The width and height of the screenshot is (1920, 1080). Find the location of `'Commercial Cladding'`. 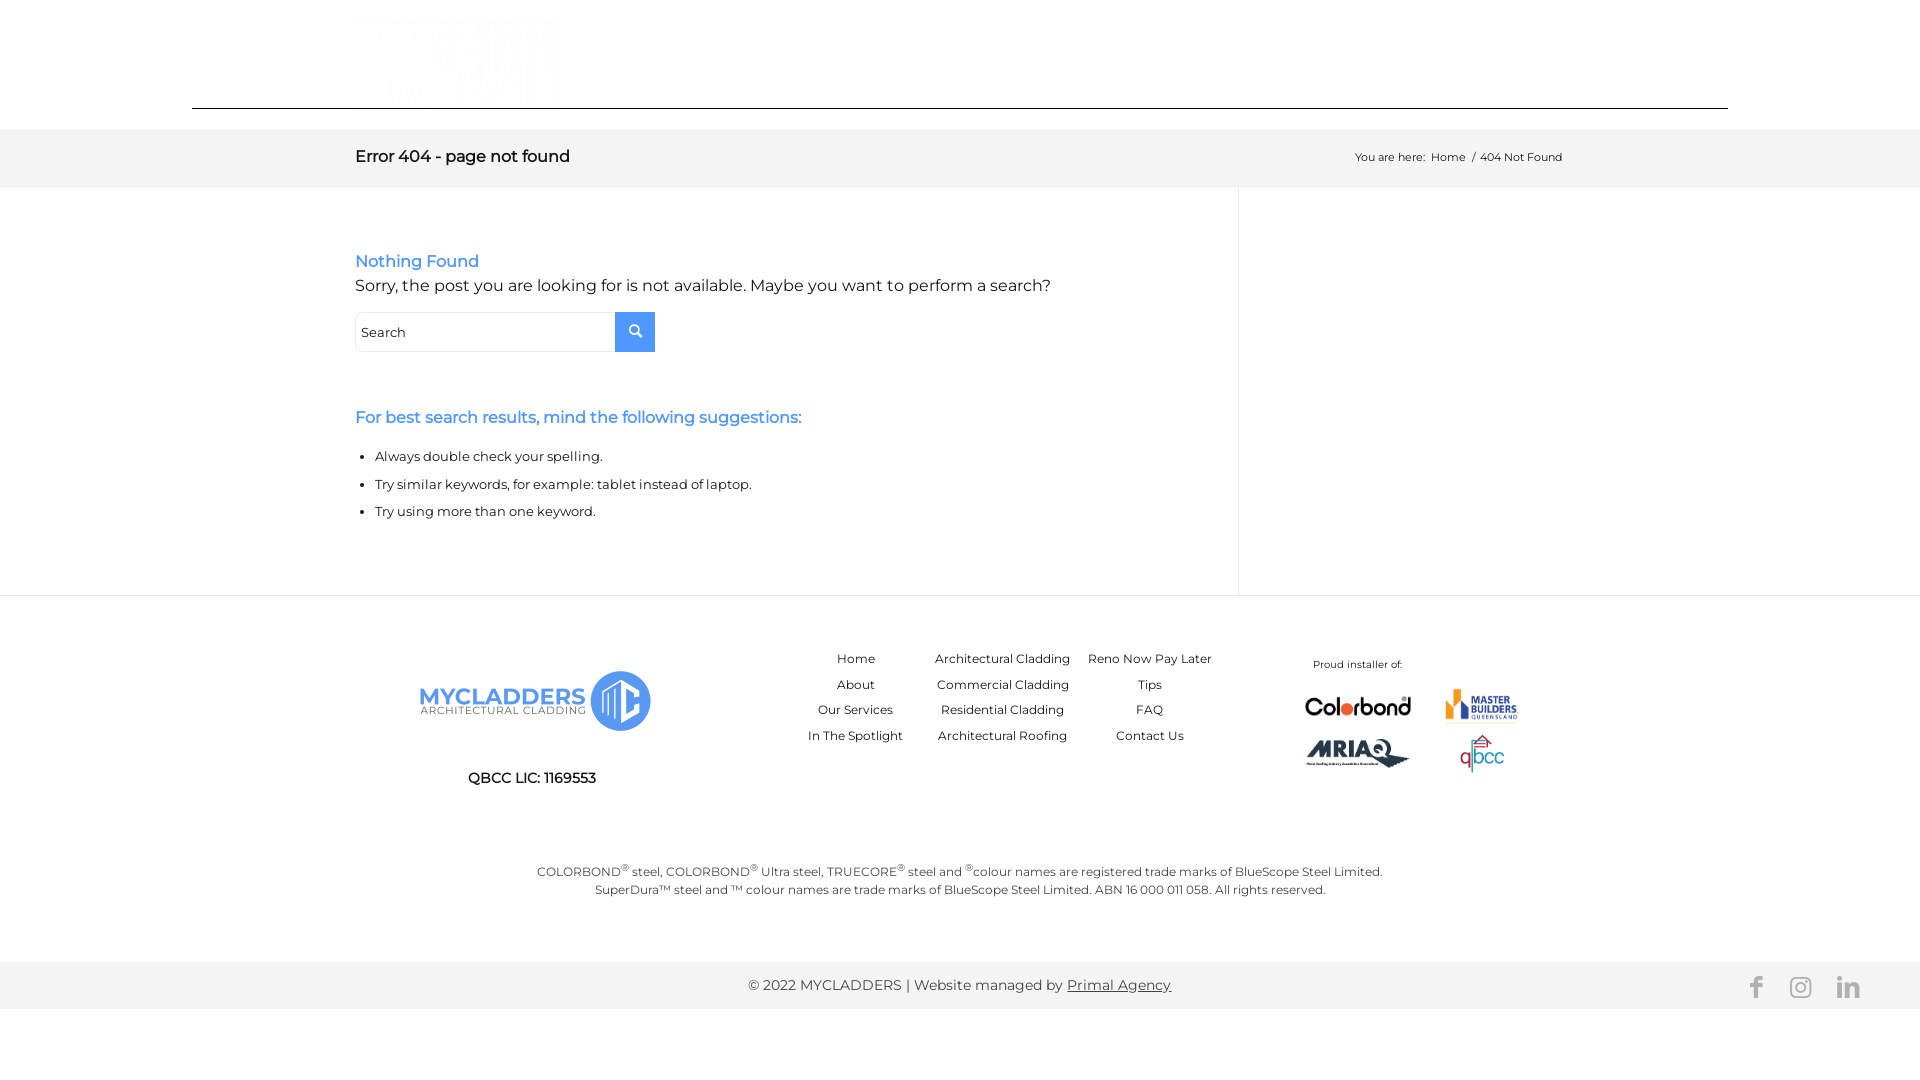

'Commercial Cladding' is located at coordinates (1003, 683).